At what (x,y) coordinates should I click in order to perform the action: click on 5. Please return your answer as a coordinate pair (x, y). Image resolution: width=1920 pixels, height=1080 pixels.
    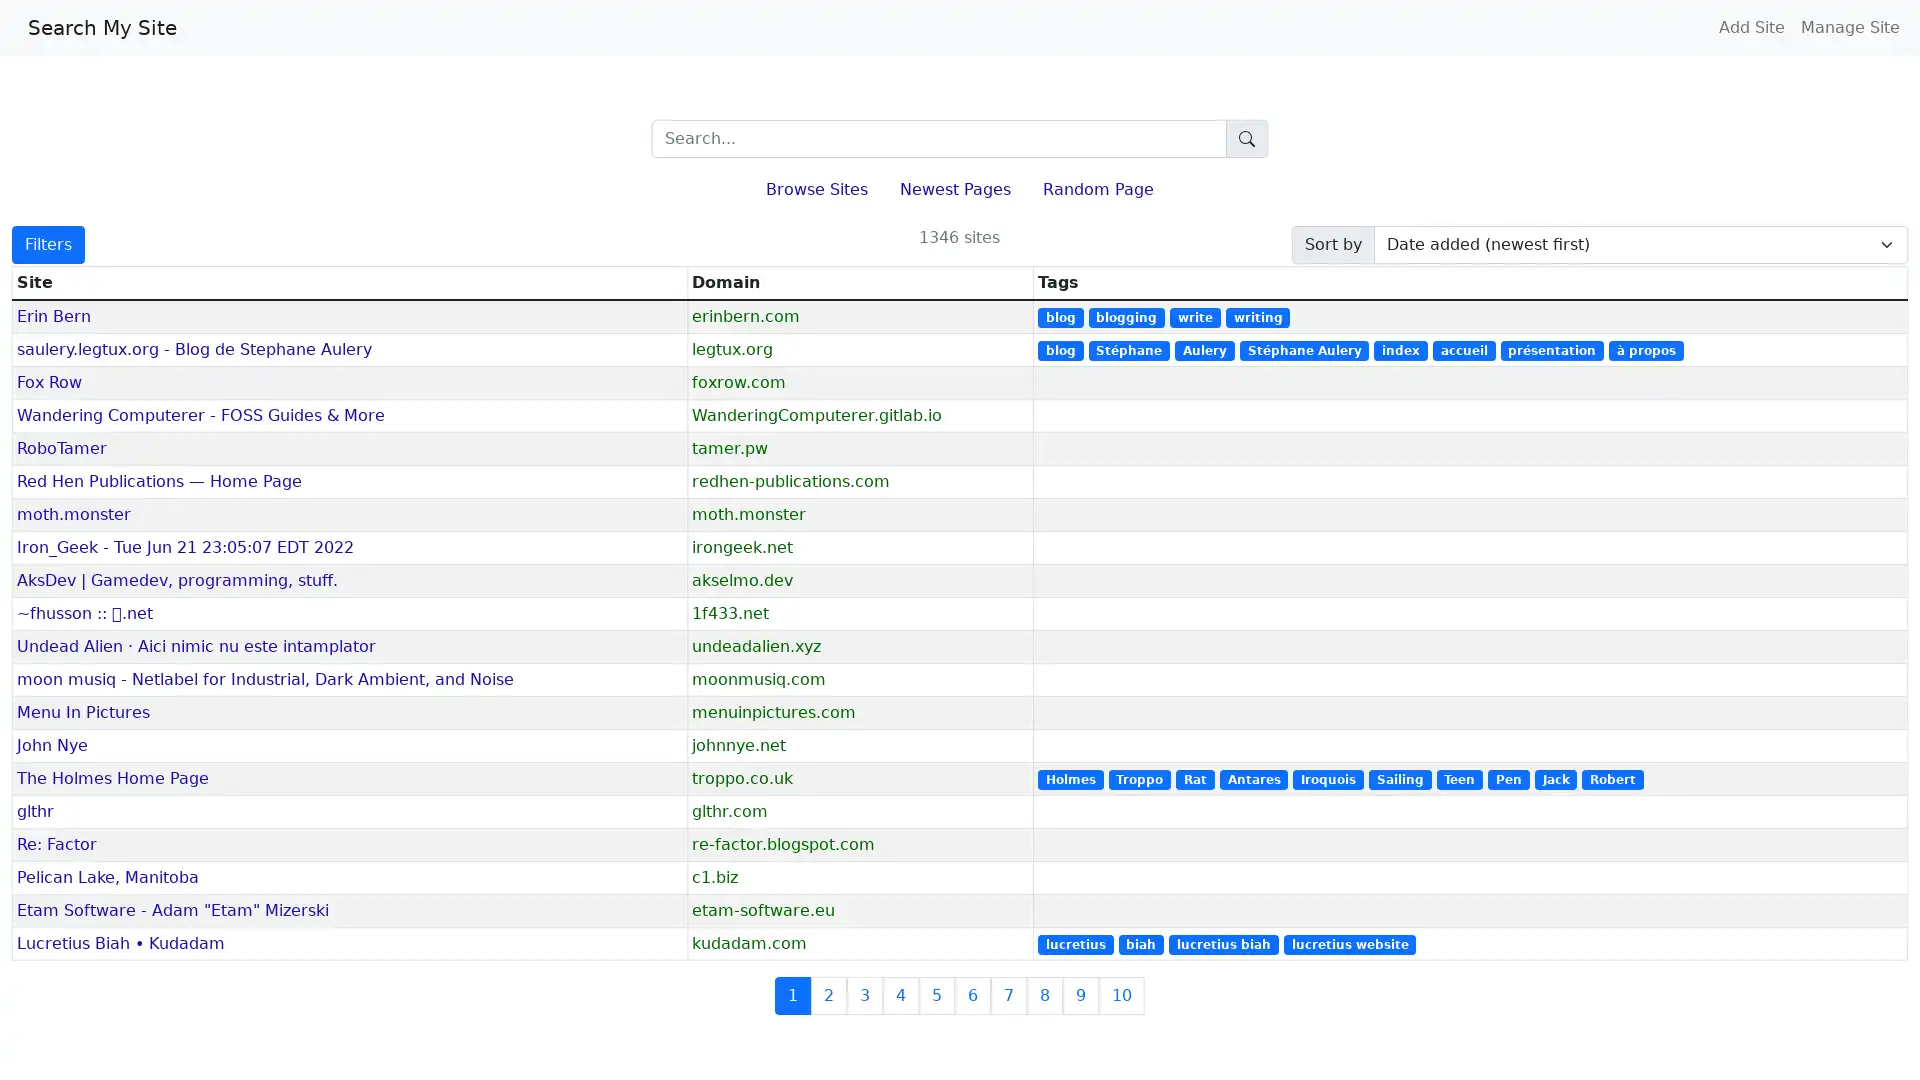
    Looking at the image, I should click on (935, 995).